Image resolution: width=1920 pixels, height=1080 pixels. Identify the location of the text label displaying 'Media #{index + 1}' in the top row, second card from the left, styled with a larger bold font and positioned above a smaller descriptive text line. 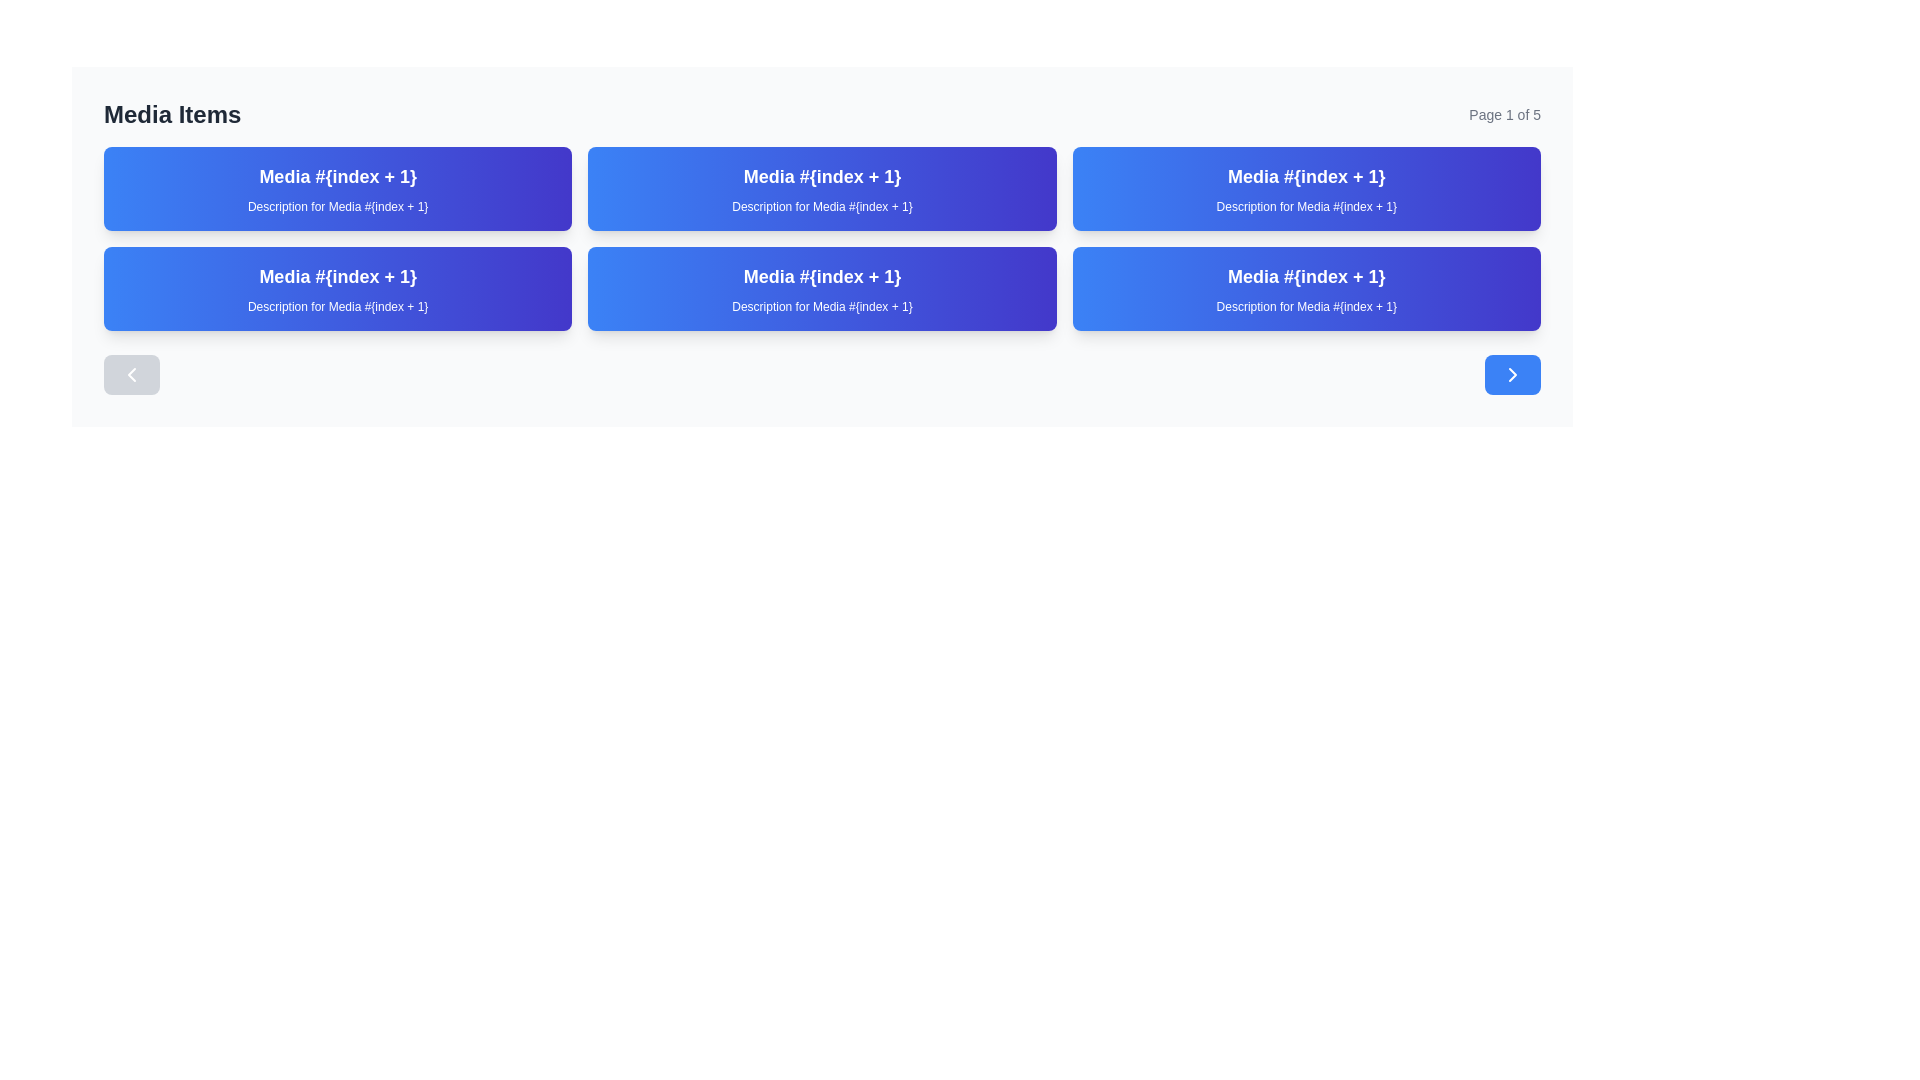
(822, 176).